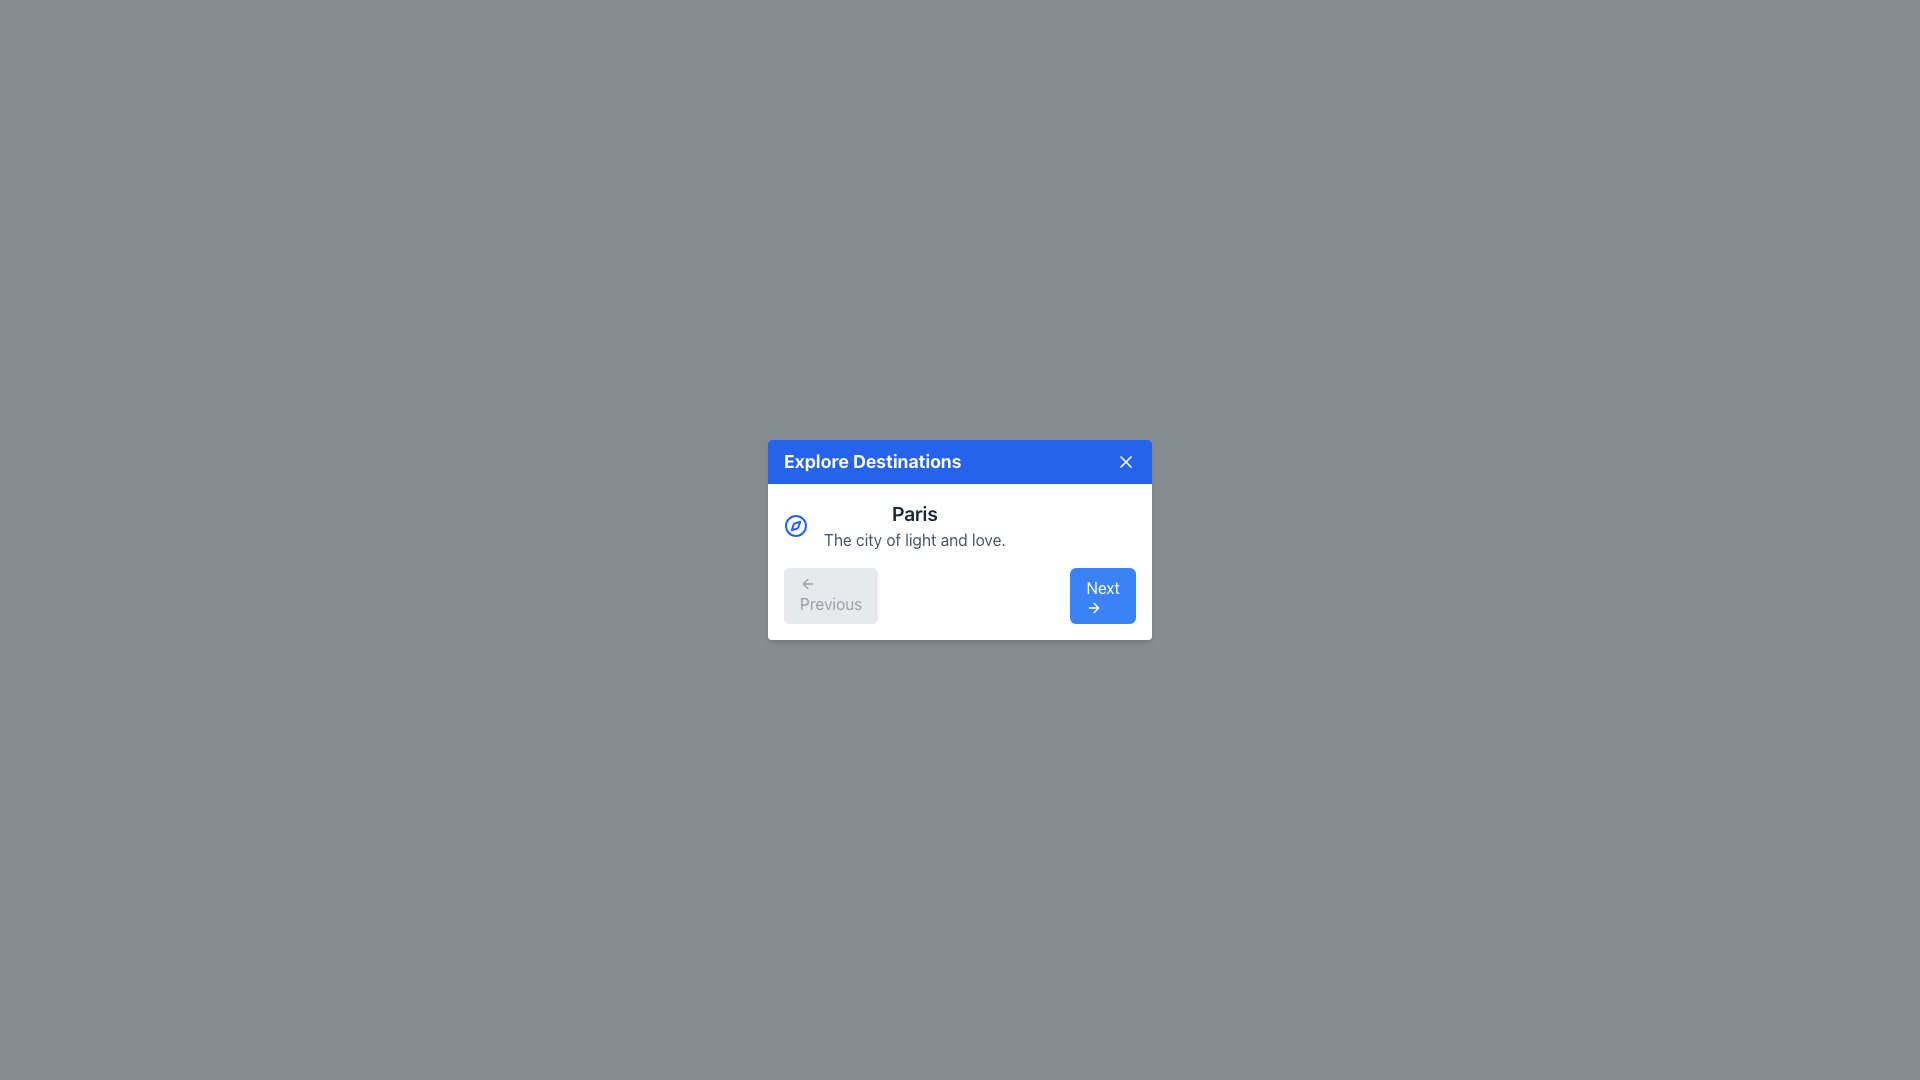  I want to click on the triangular graphical component that mimics a compass needle, which is embedded within a circular frame and centrally positioned, so click(795, 524).